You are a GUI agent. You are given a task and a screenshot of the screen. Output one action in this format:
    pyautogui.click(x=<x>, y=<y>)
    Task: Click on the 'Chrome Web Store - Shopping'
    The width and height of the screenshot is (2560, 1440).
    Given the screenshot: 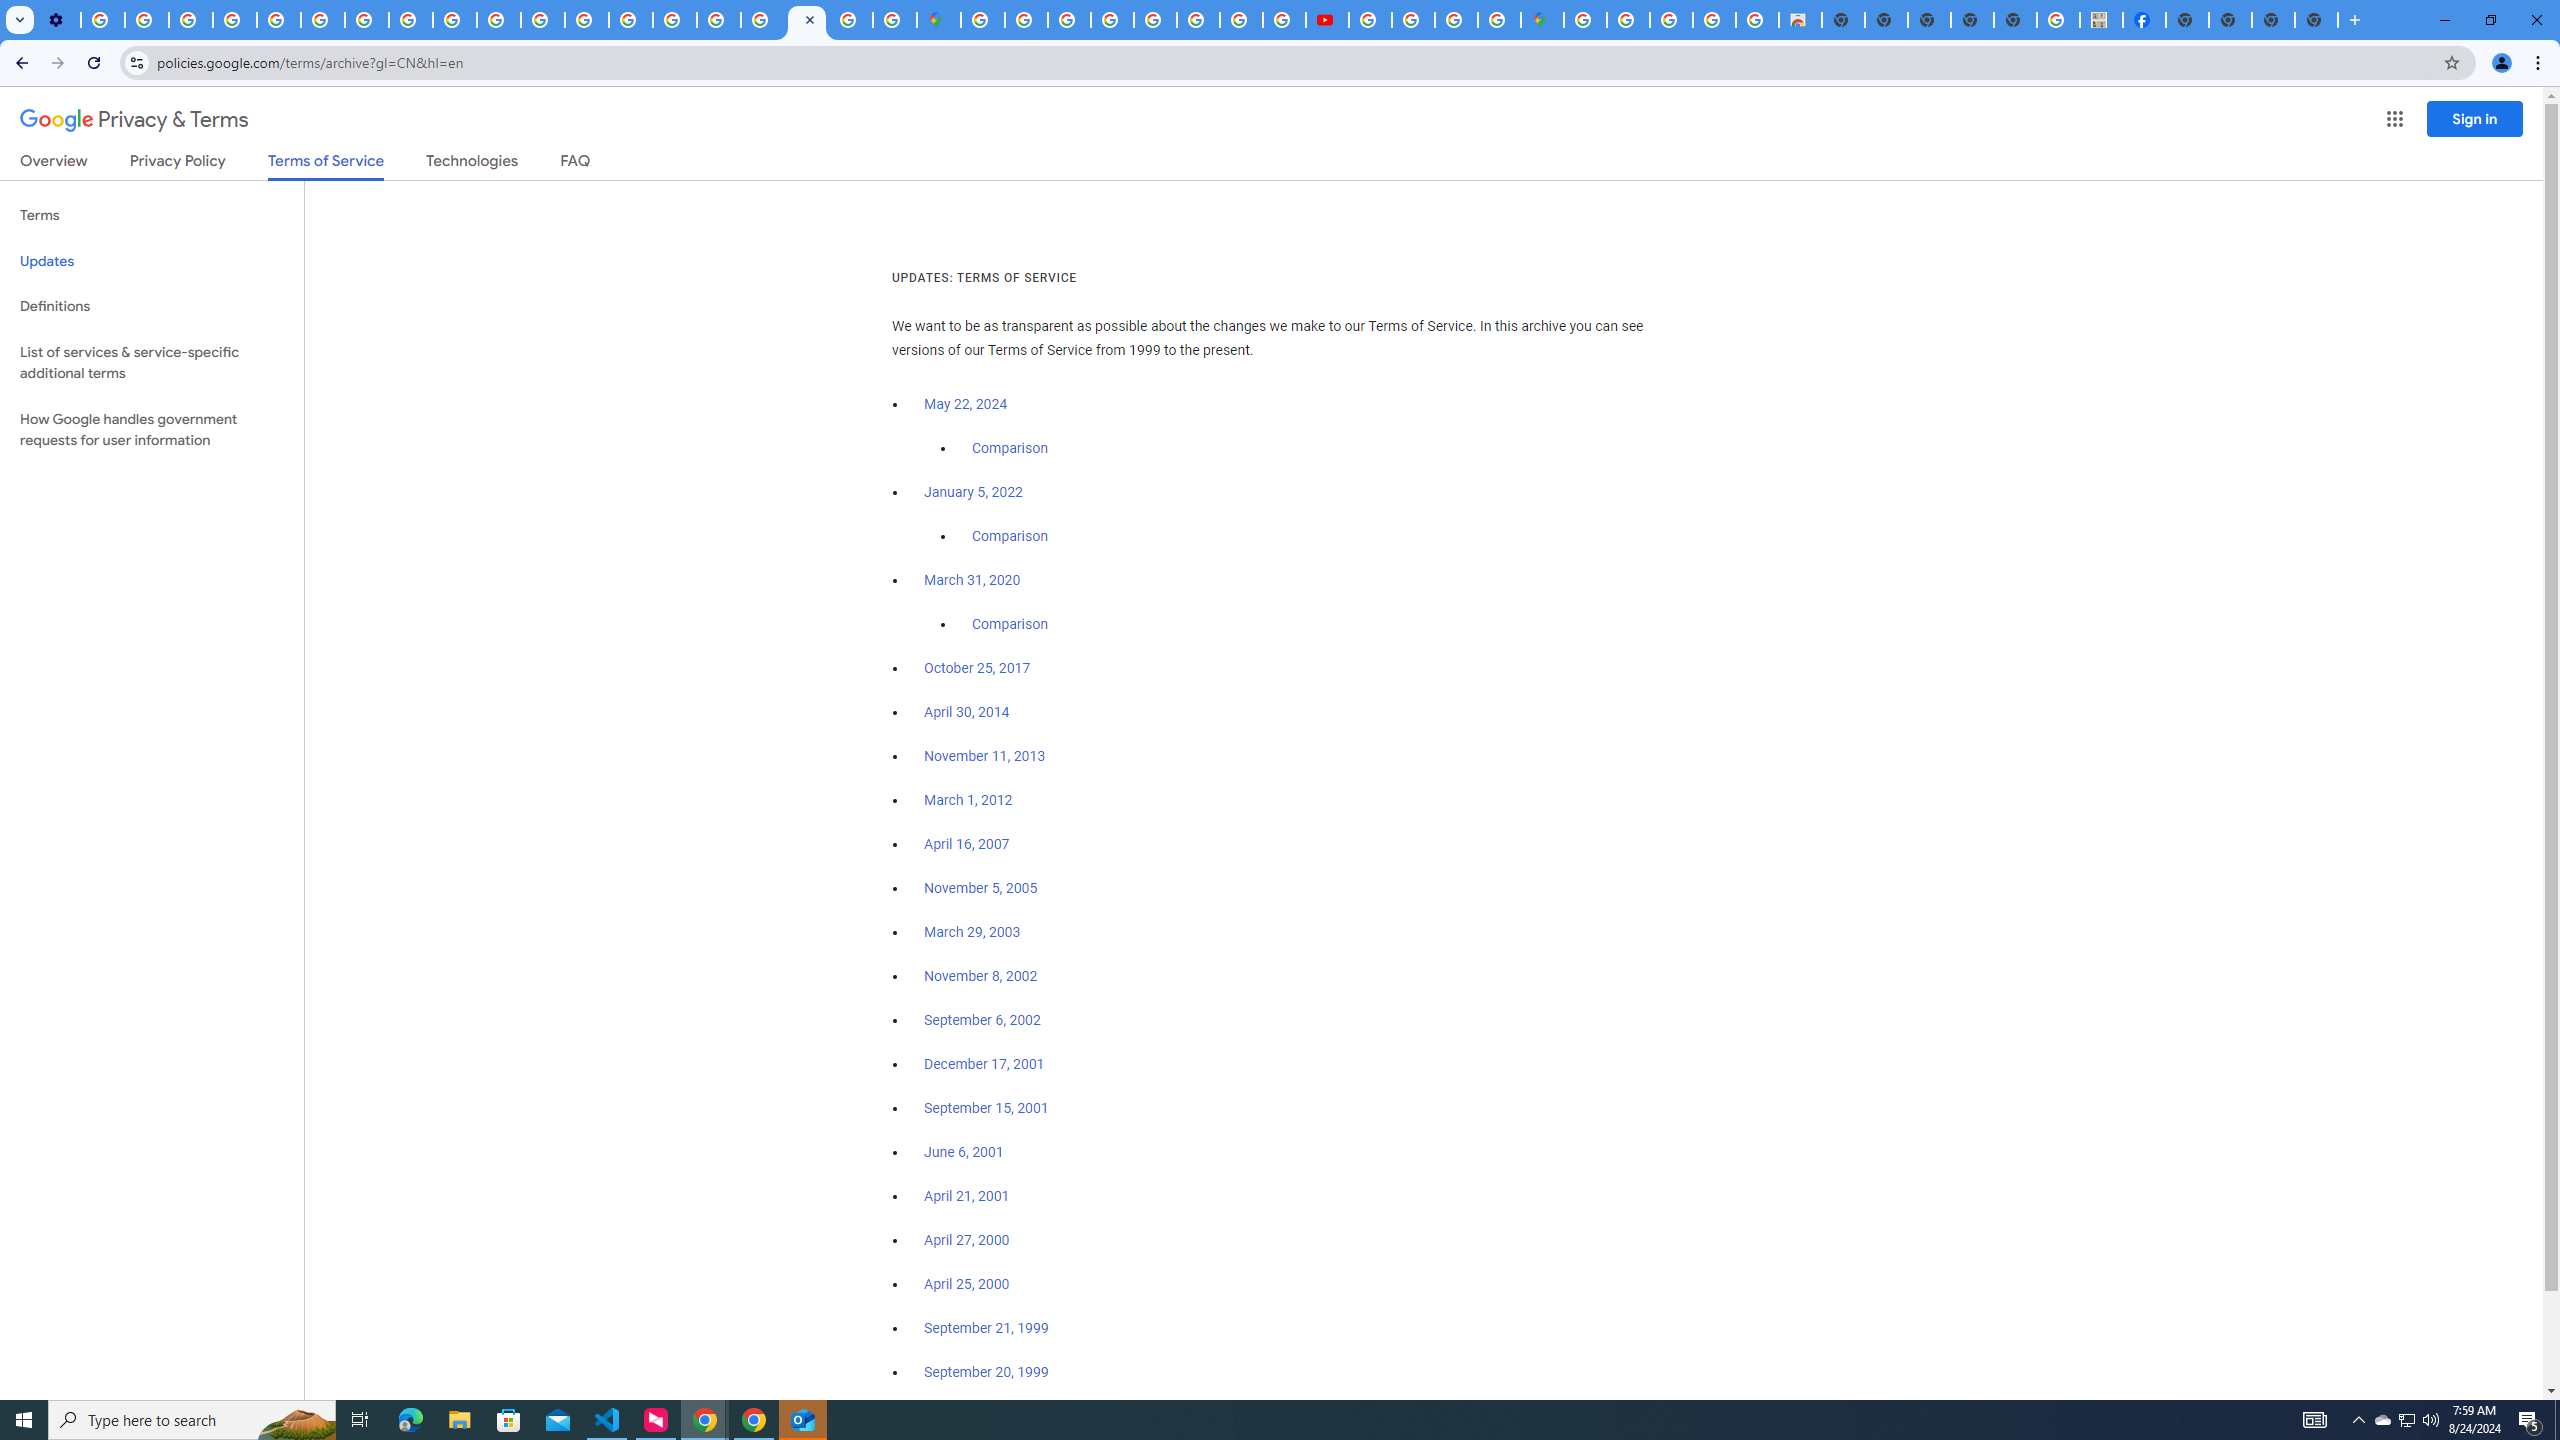 What is the action you would take?
    pyautogui.click(x=1798, y=19)
    